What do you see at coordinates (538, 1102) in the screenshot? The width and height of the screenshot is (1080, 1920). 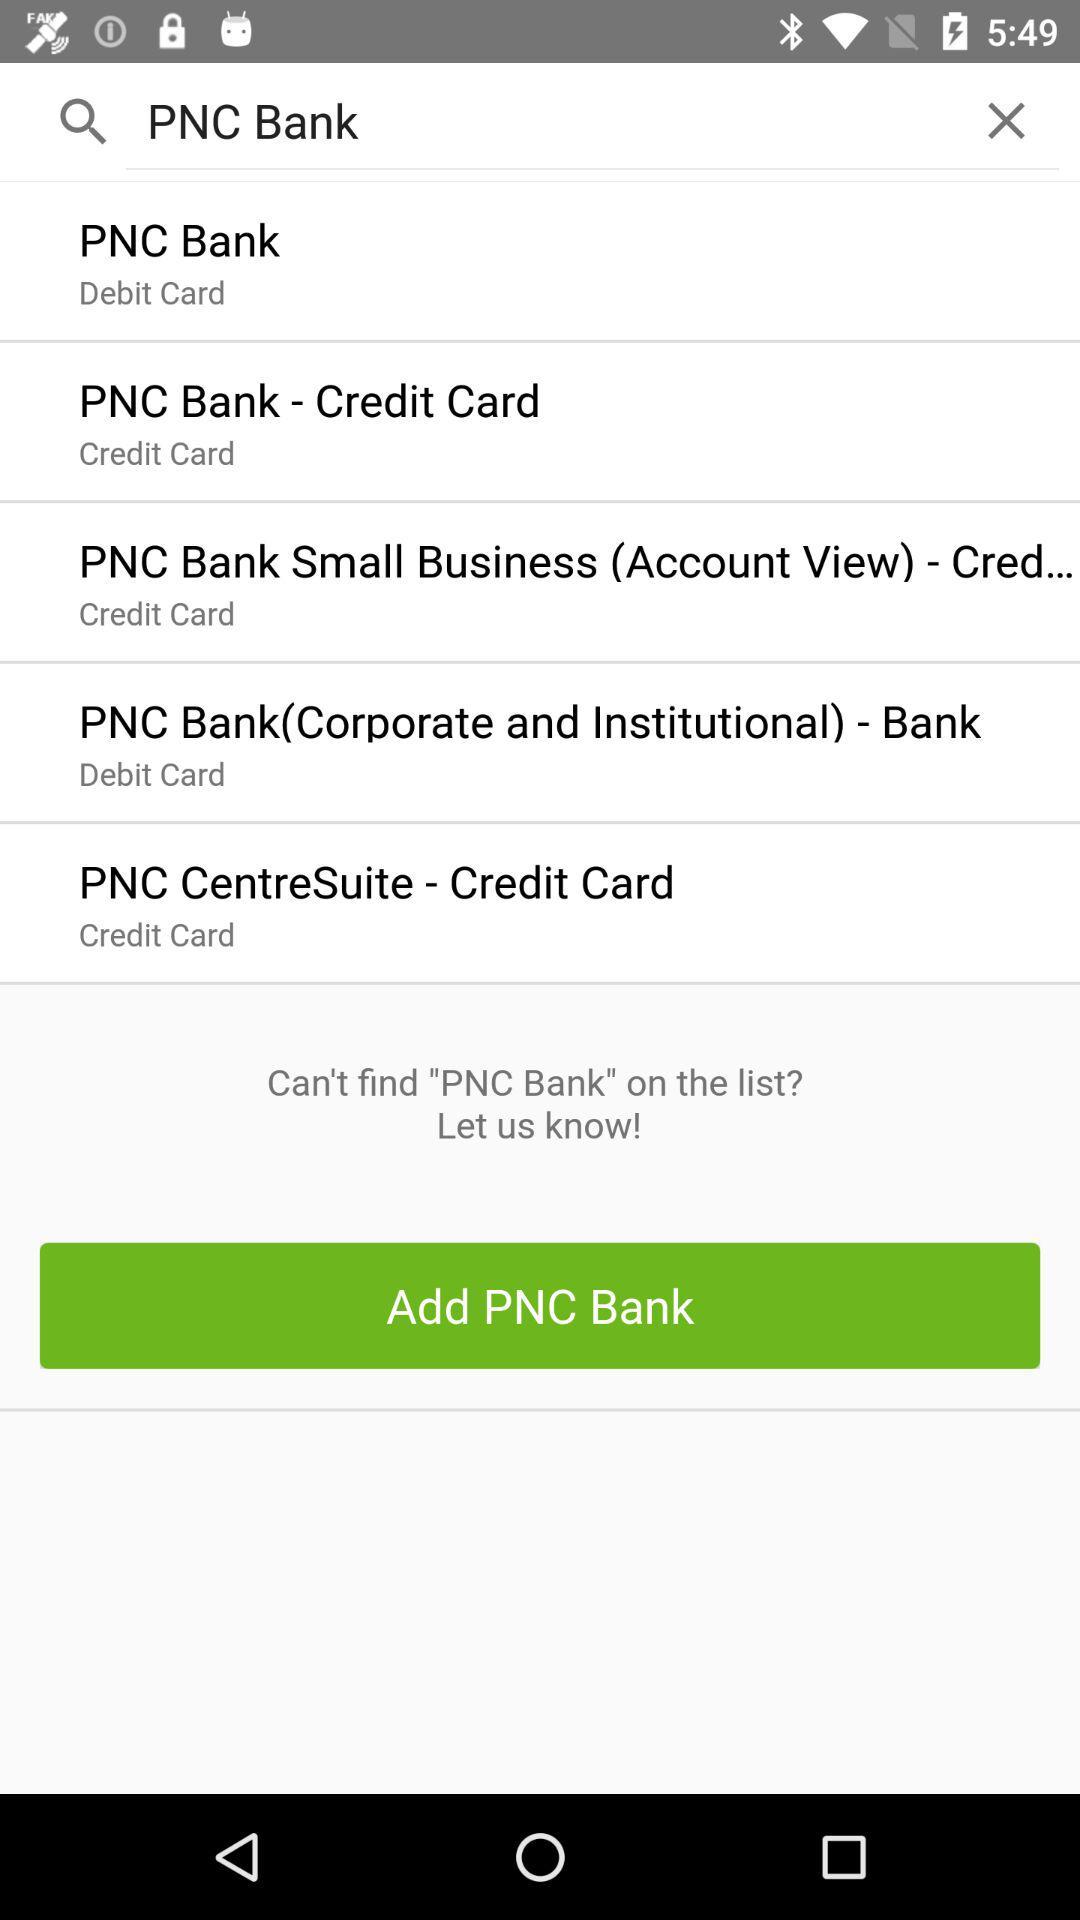 I see `icon above the add pnc bank` at bounding box center [538, 1102].